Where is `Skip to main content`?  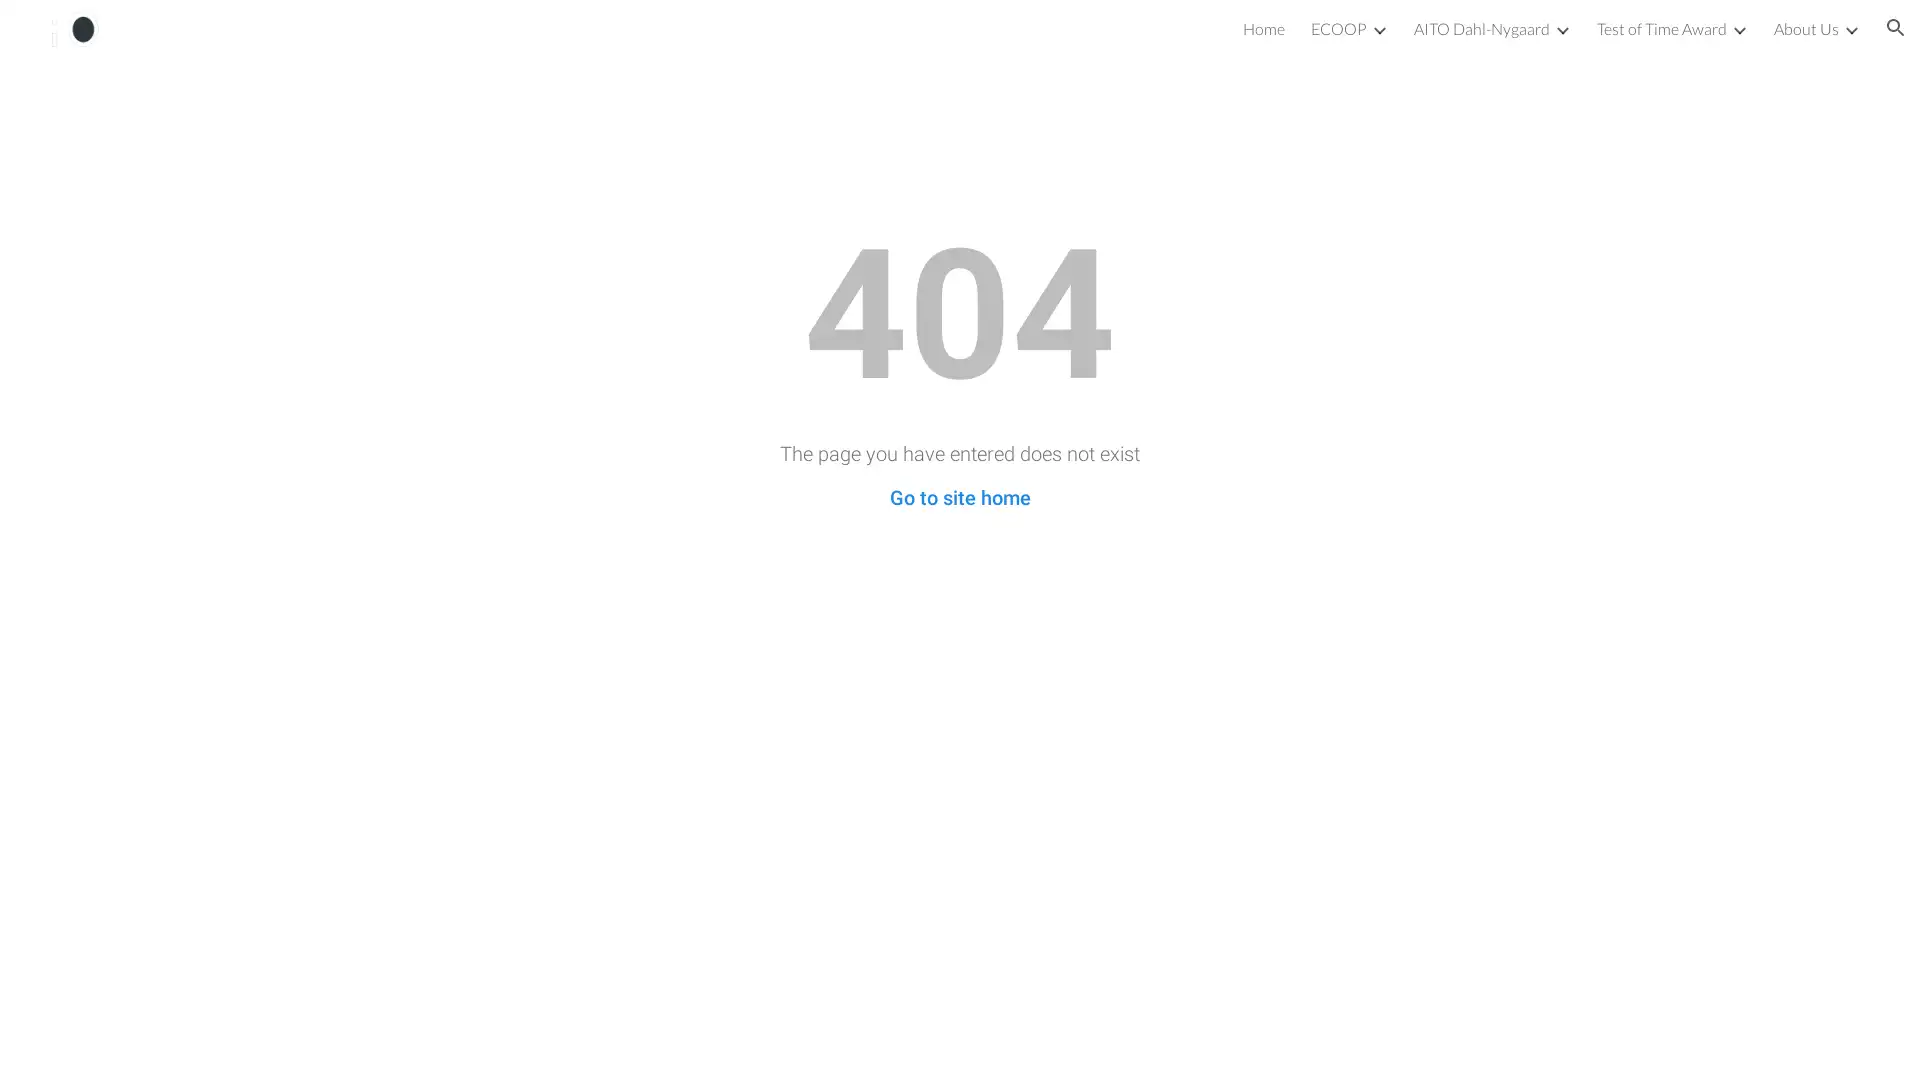 Skip to main content is located at coordinates (787, 37).